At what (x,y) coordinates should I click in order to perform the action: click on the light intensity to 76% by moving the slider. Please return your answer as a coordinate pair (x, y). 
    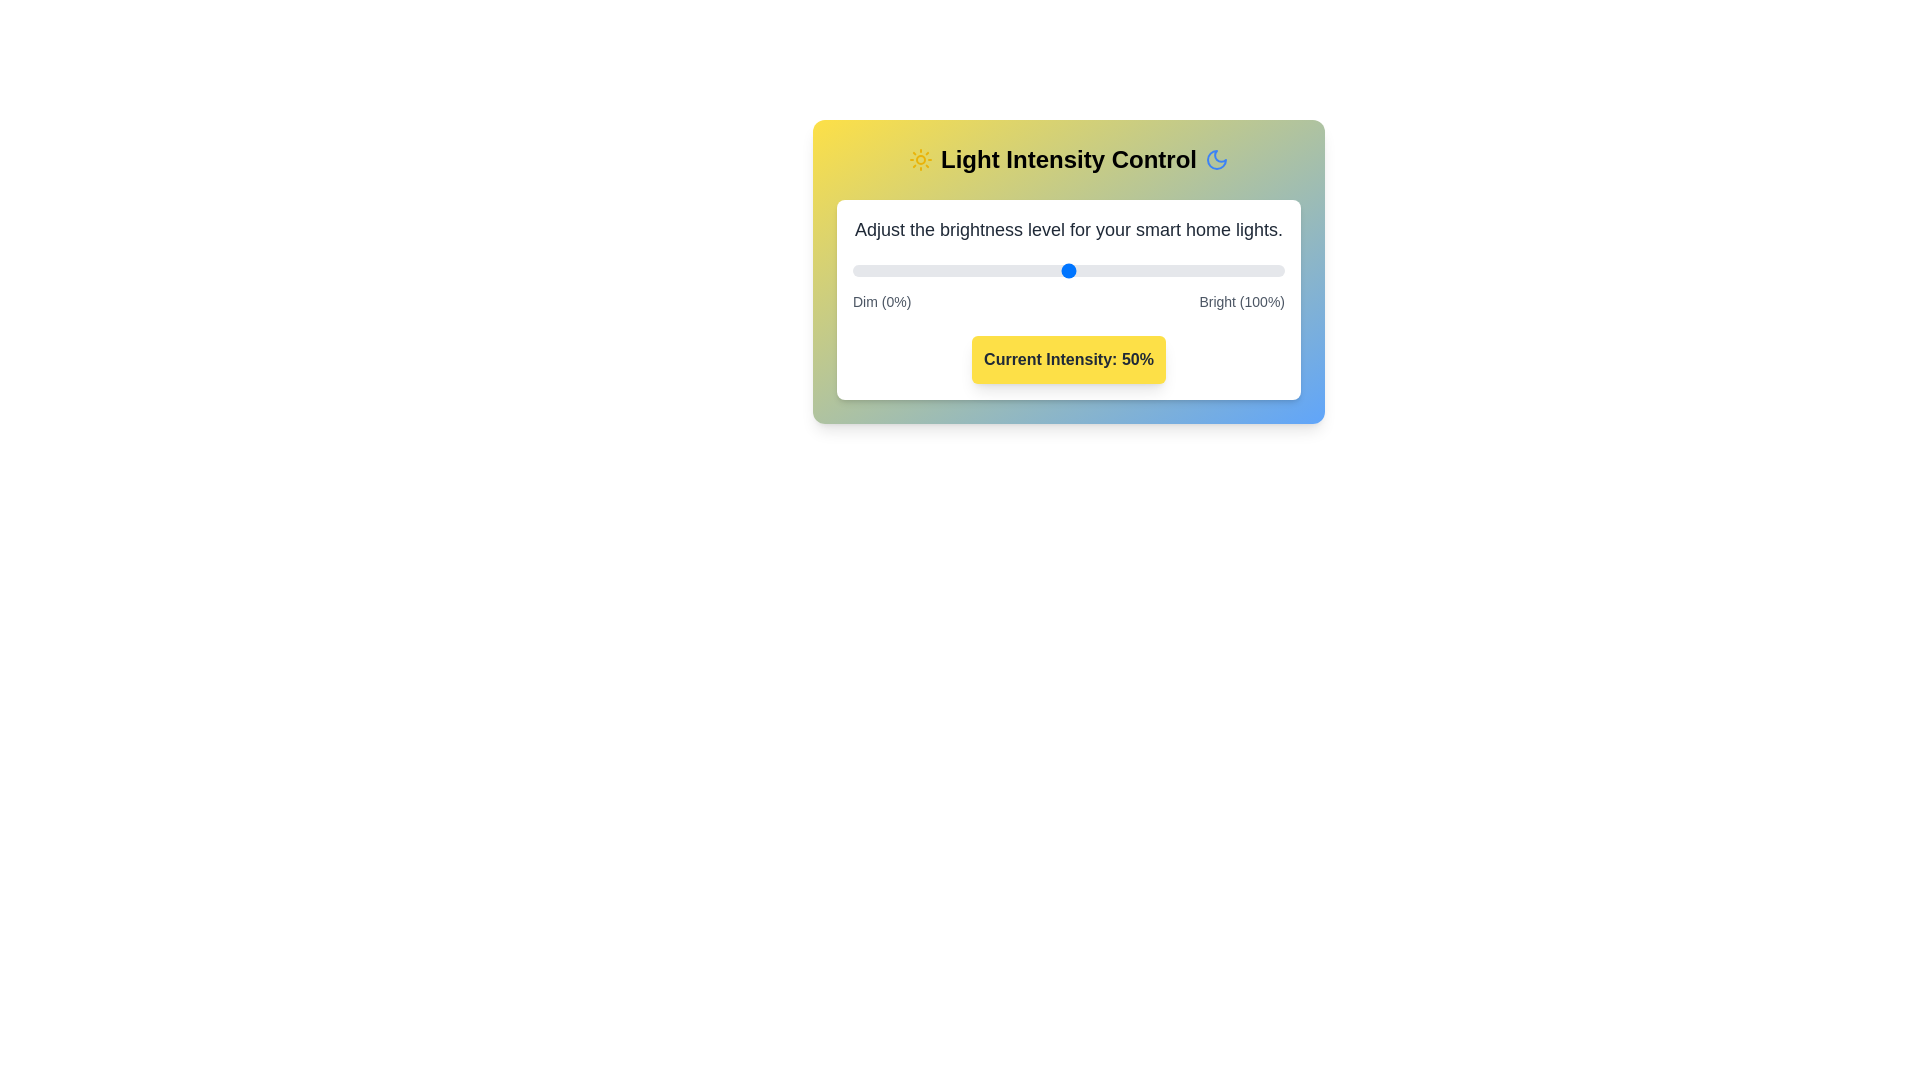
    Looking at the image, I should click on (1181, 270).